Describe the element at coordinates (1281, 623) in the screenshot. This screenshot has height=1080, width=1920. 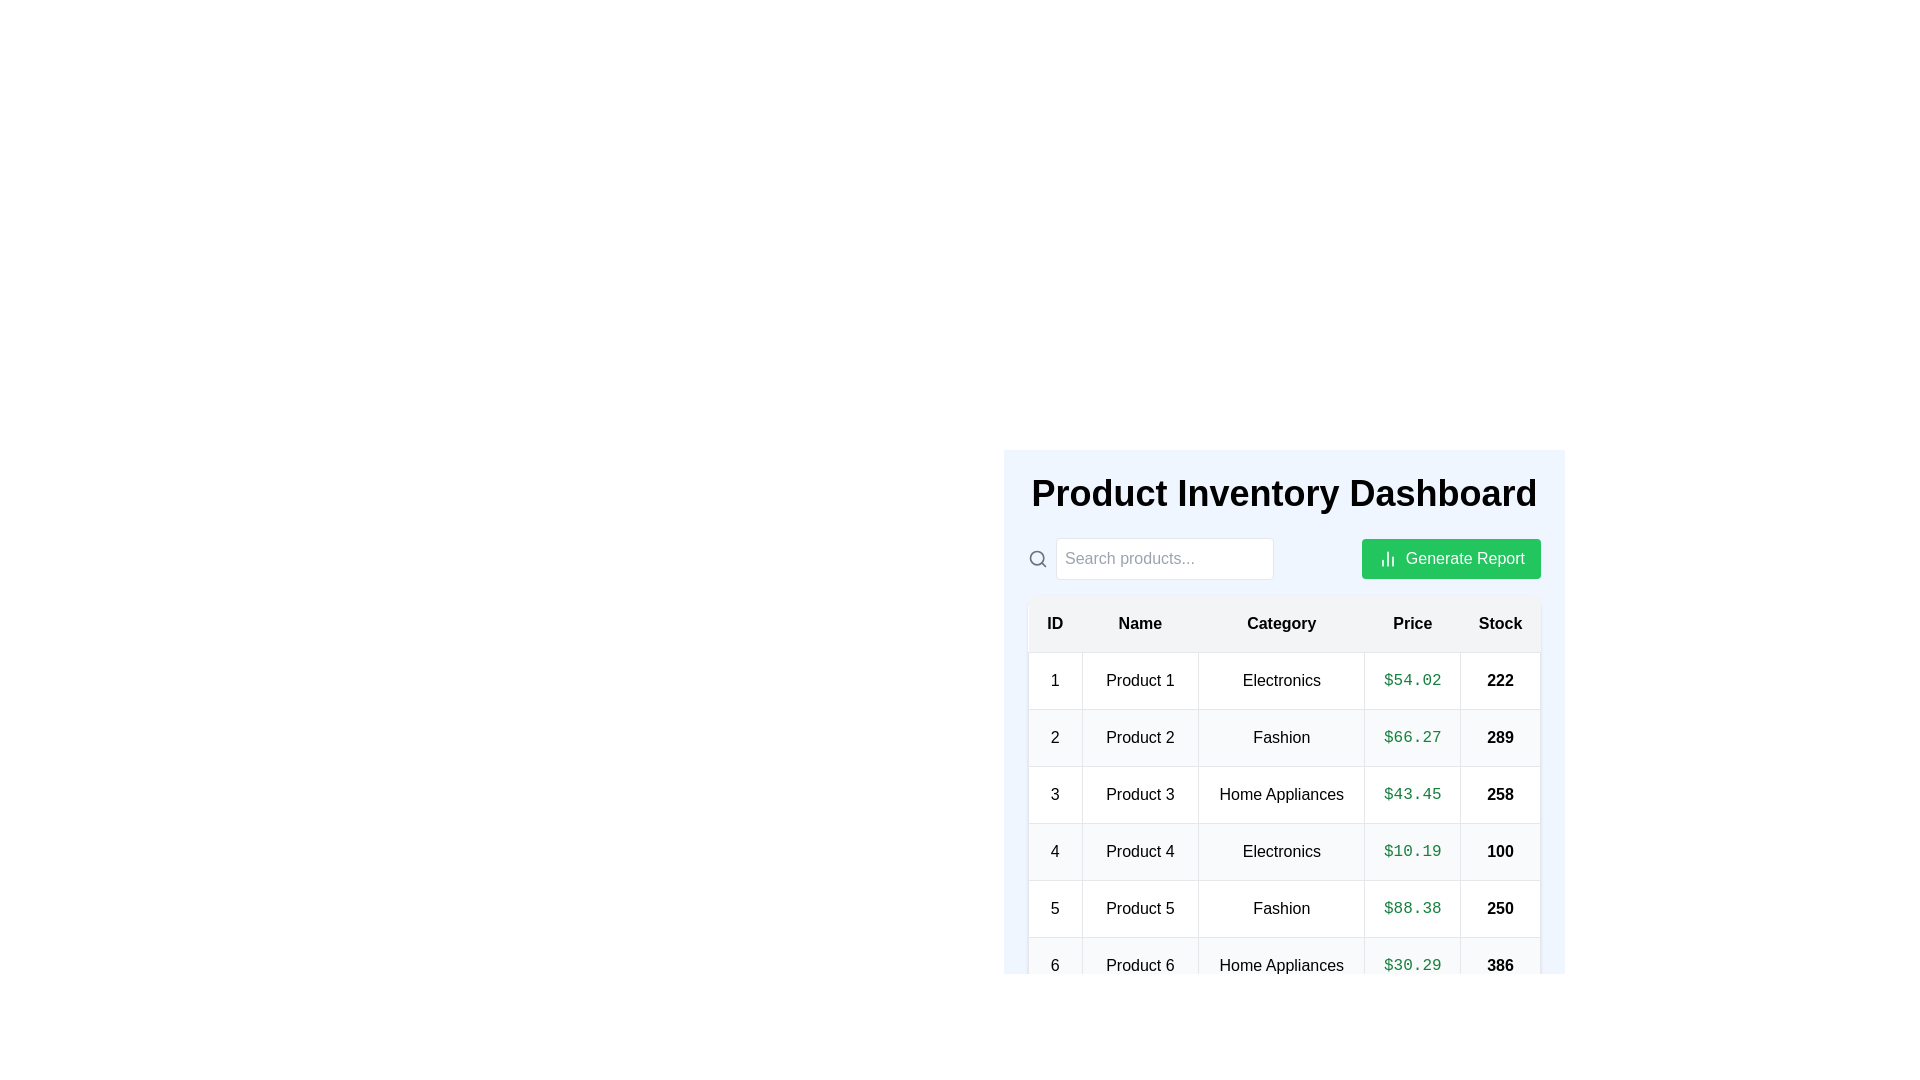
I see `the header of the column Category to sort the table by that column` at that location.